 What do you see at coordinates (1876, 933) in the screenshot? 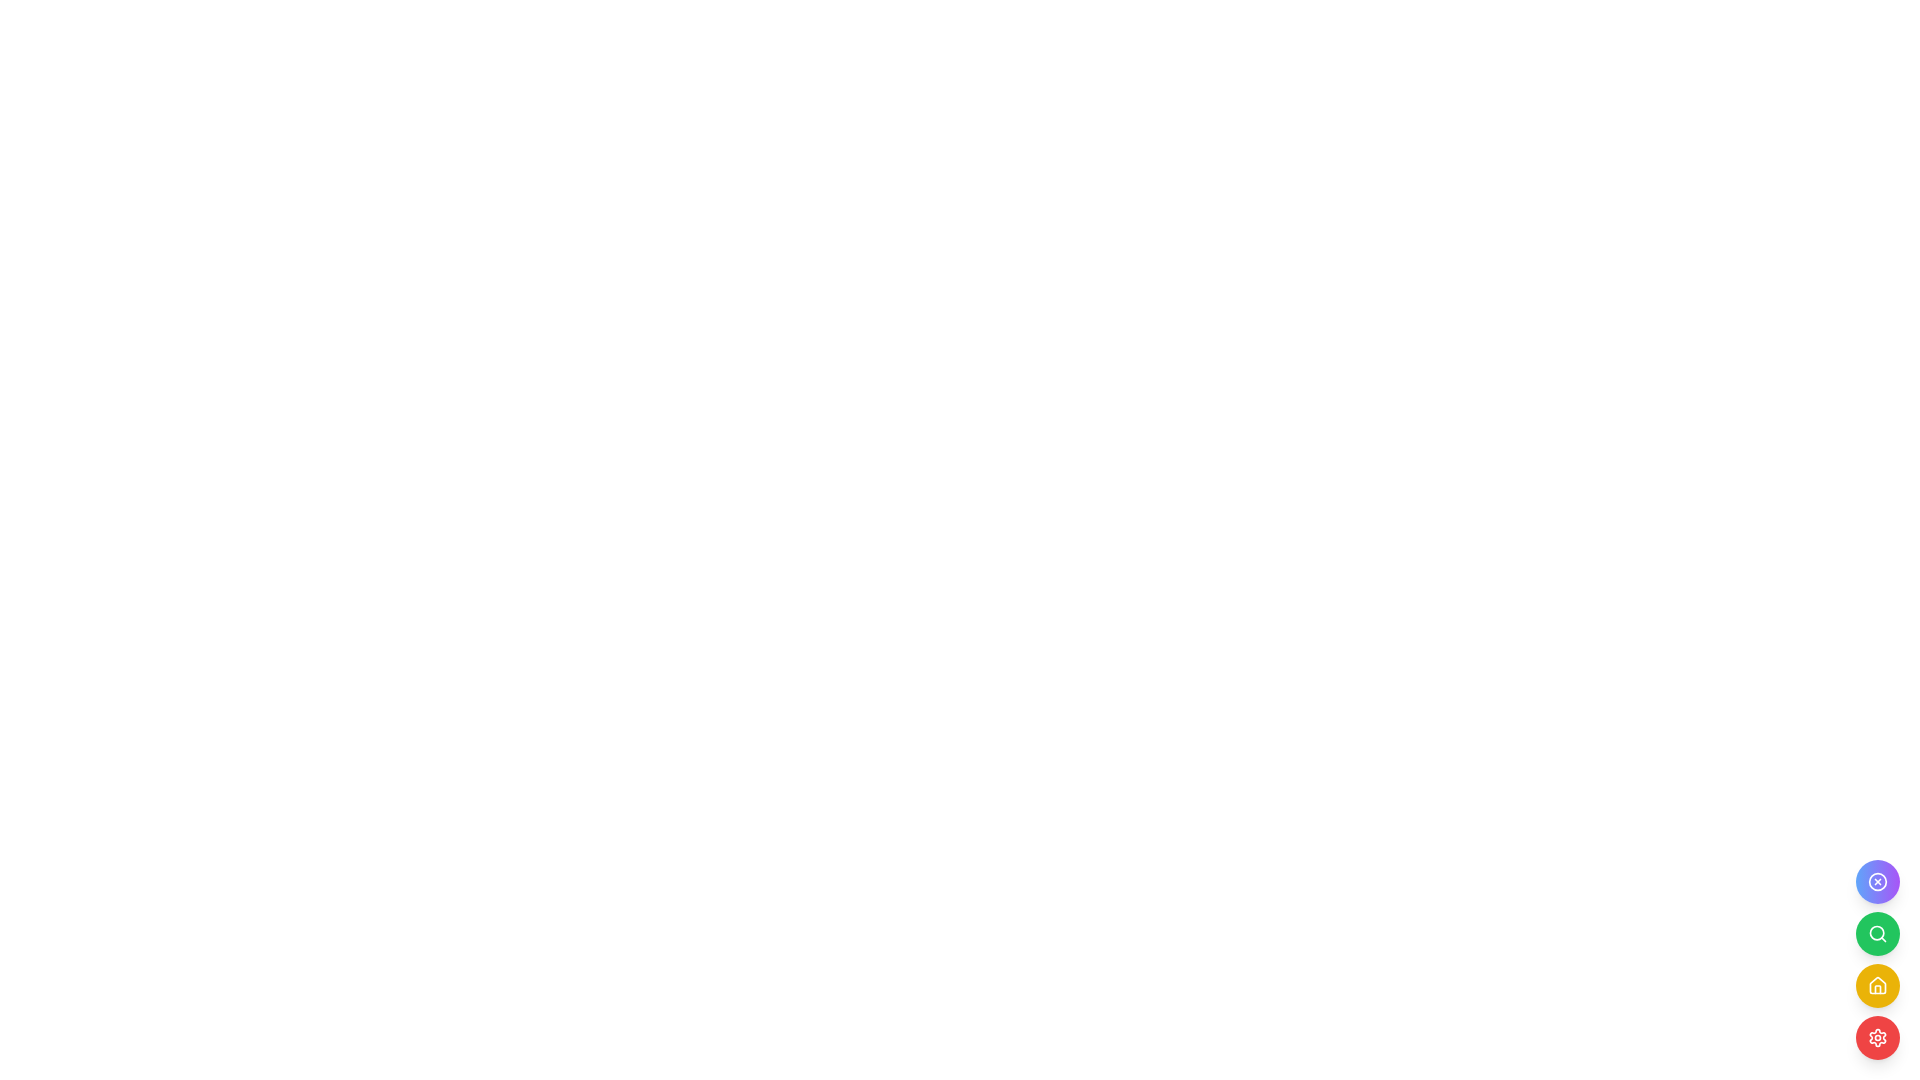
I see `the search icon button, which is a white magnifying glass on a green circular background, located second in a vertical stack of buttons on the right side of the interface` at bounding box center [1876, 933].